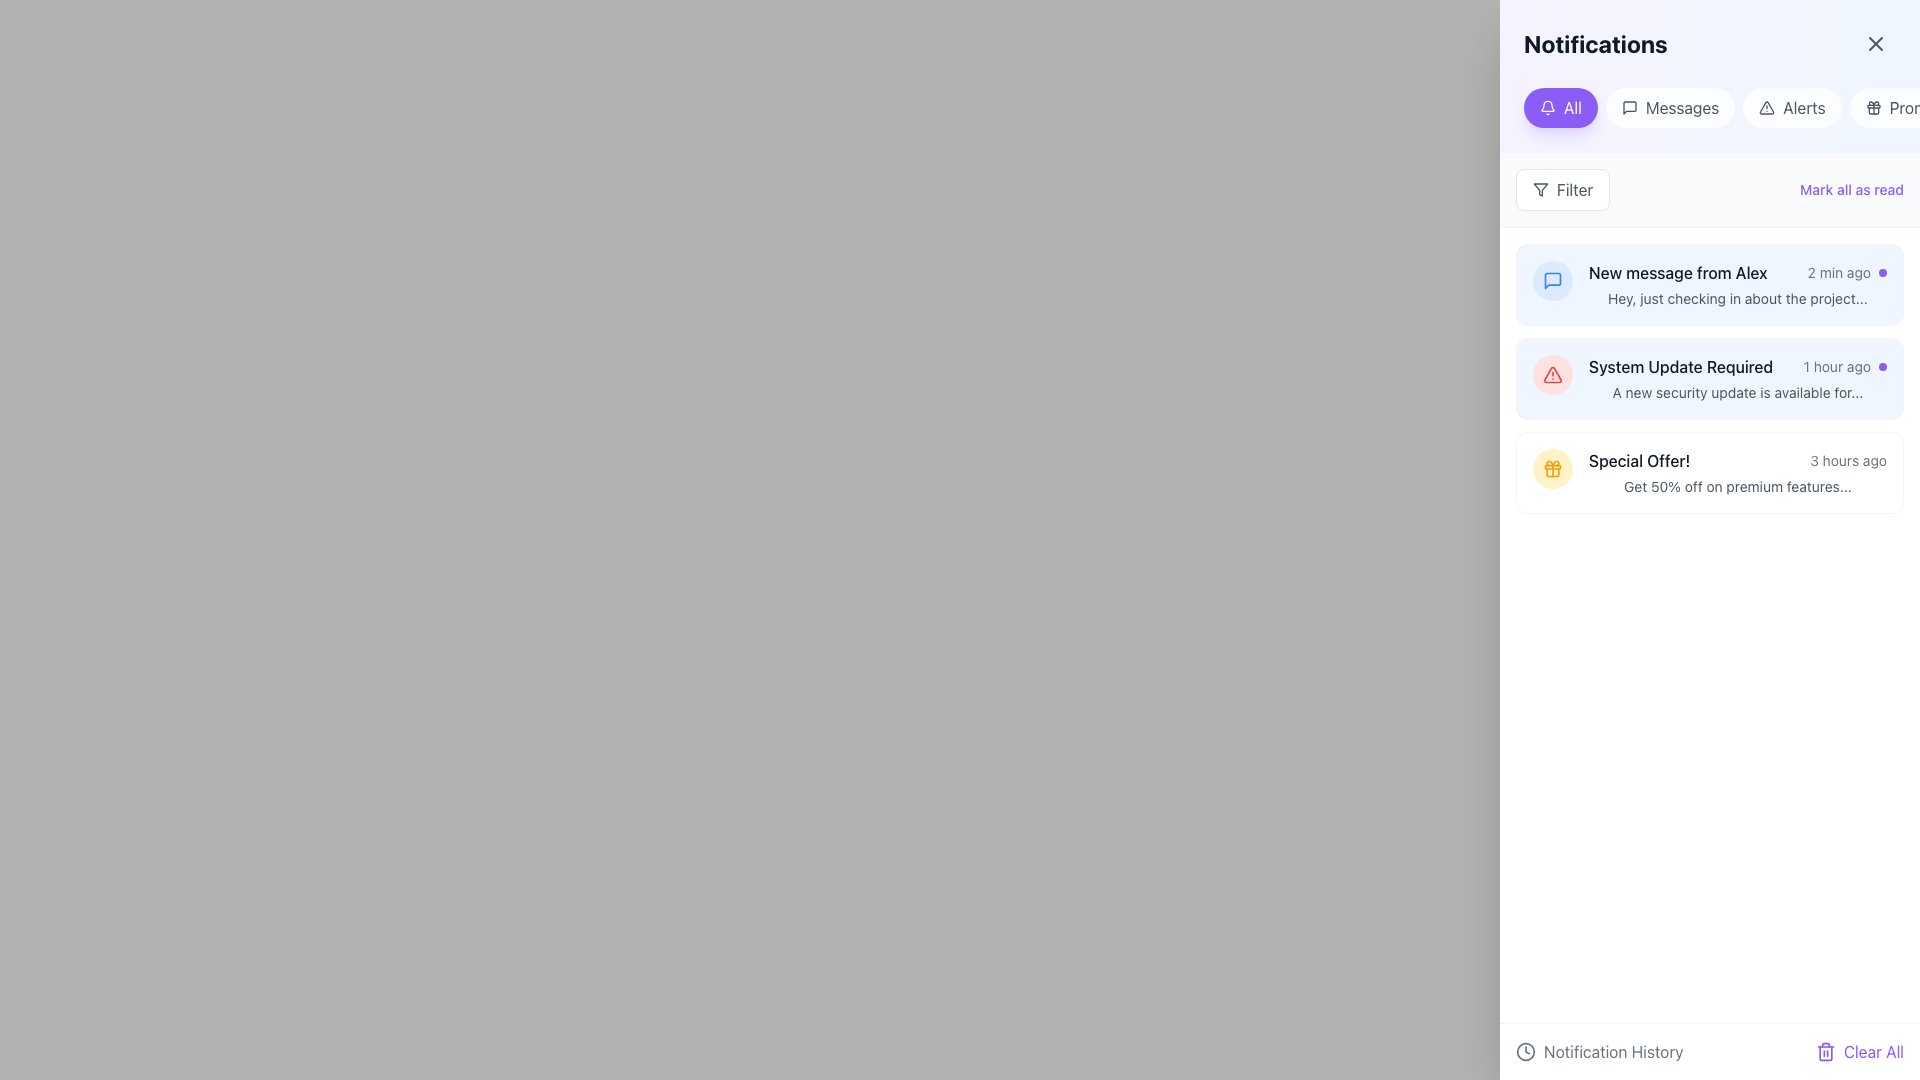  What do you see at coordinates (1790, 473) in the screenshot?
I see `the small grayish archive box icon located near the 'Special Offer!' notification to archive it` at bounding box center [1790, 473].